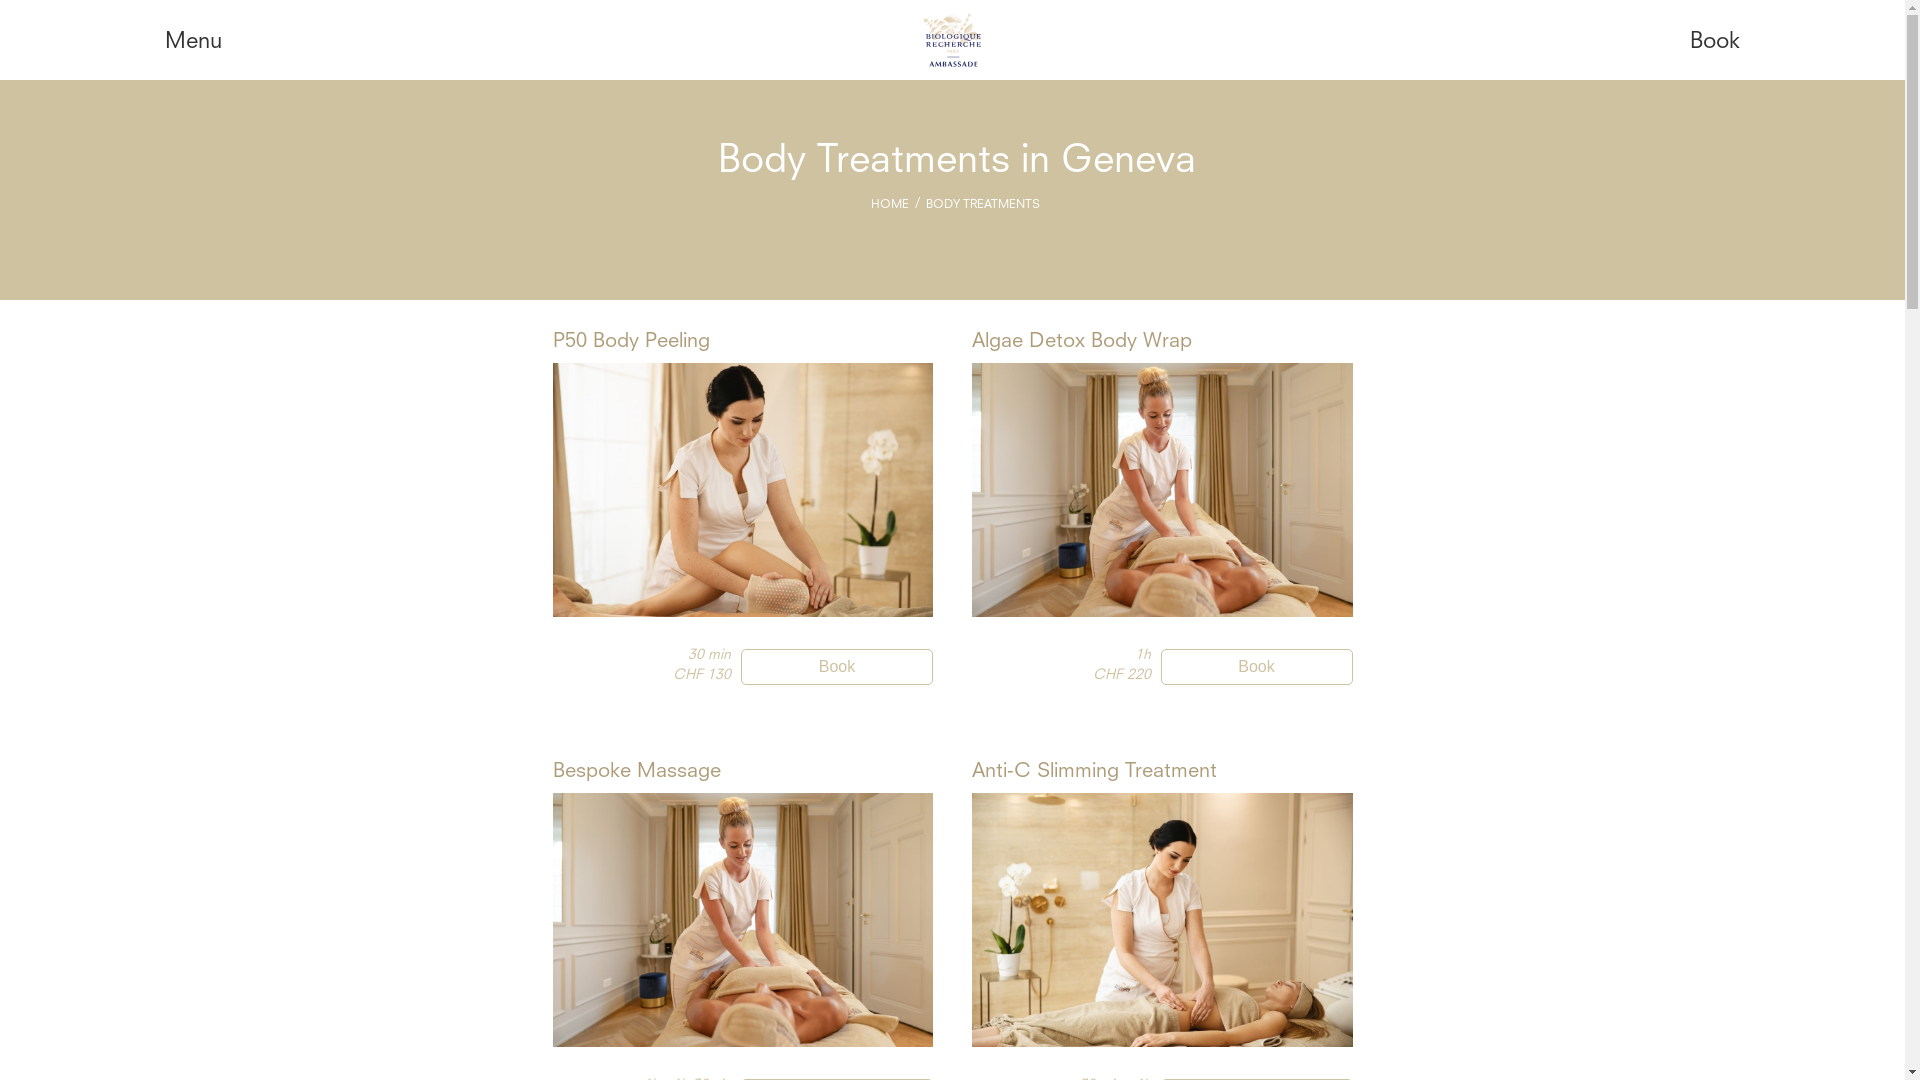 This screenshot has width=1920, height=1080. What do you see at coordinates (1080, 341) in the screenshot?
I see `'Algae Detox Body Wrap'` at bounding box center [1080, 341].